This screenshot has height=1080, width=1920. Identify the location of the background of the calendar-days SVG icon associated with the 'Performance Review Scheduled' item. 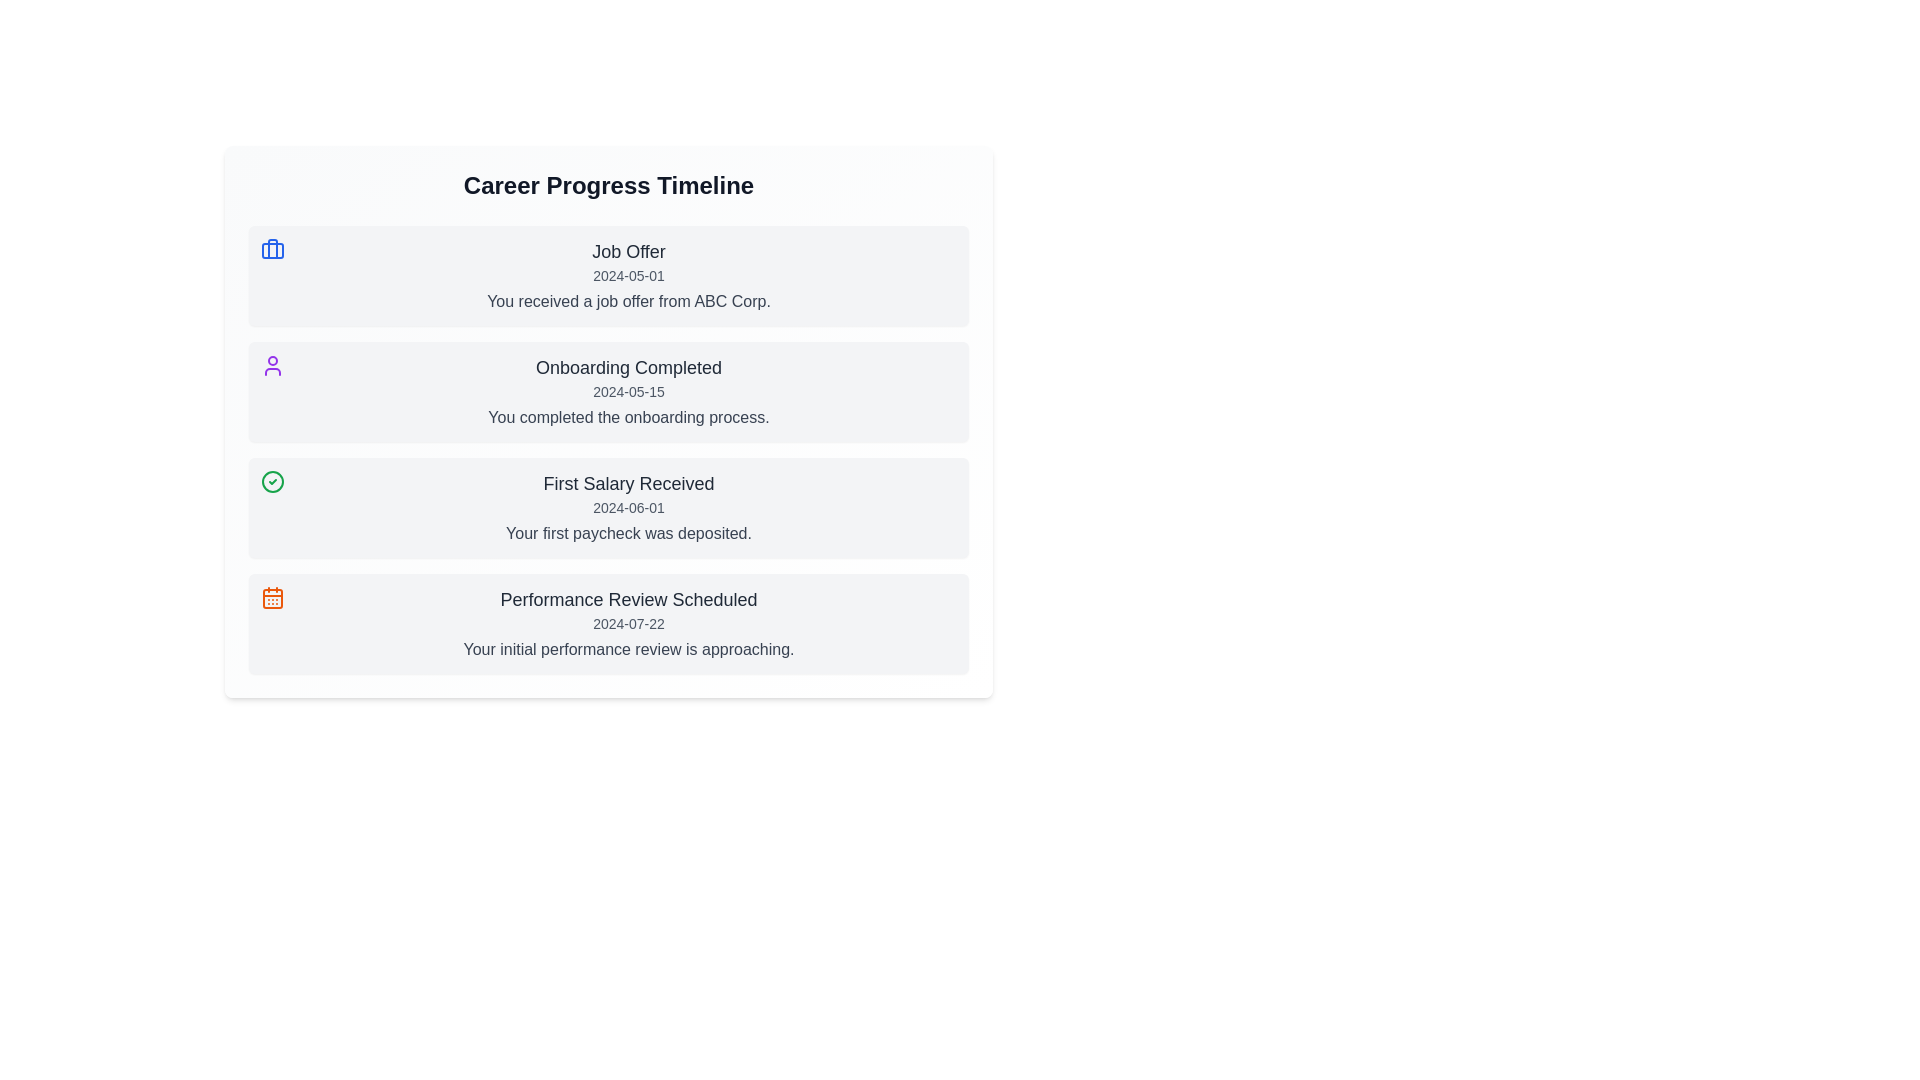
(272, 597).